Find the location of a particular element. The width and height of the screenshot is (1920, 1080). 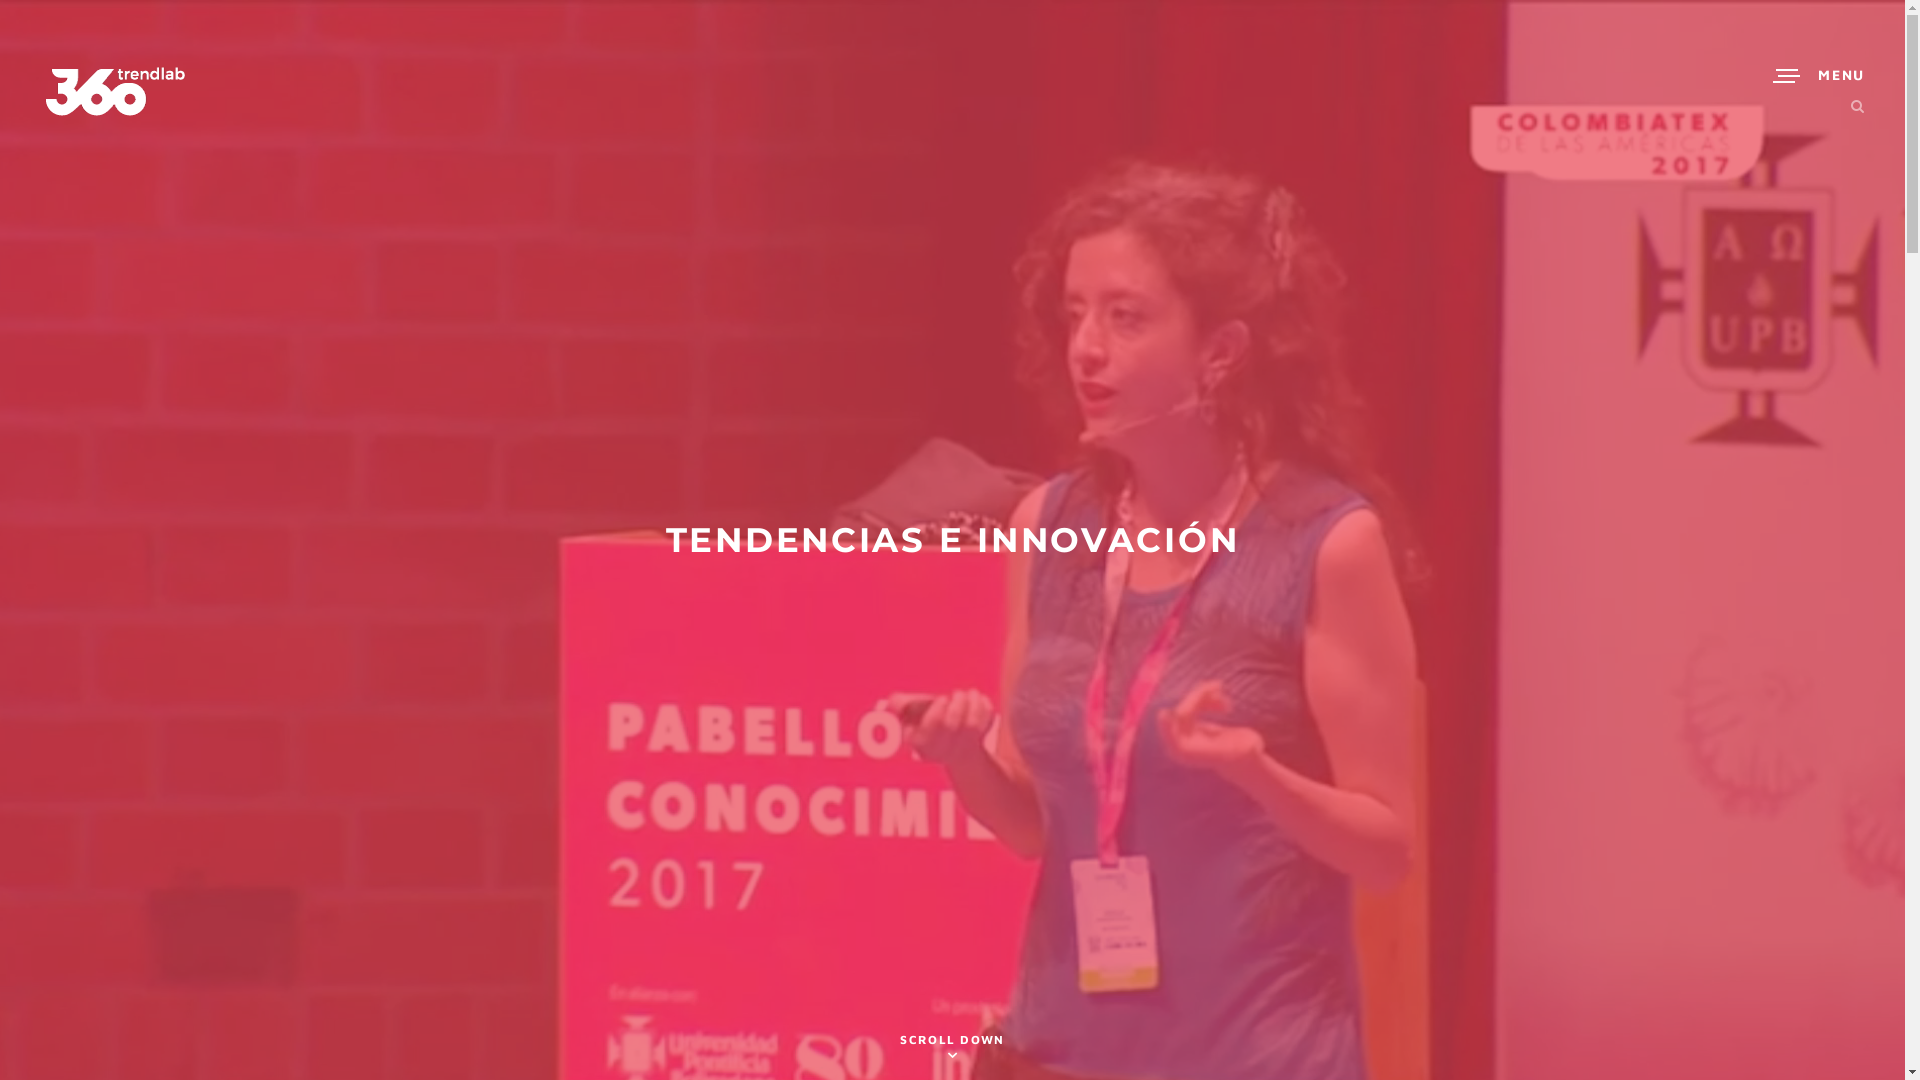

'Search' is located at coordinates (79, 24).